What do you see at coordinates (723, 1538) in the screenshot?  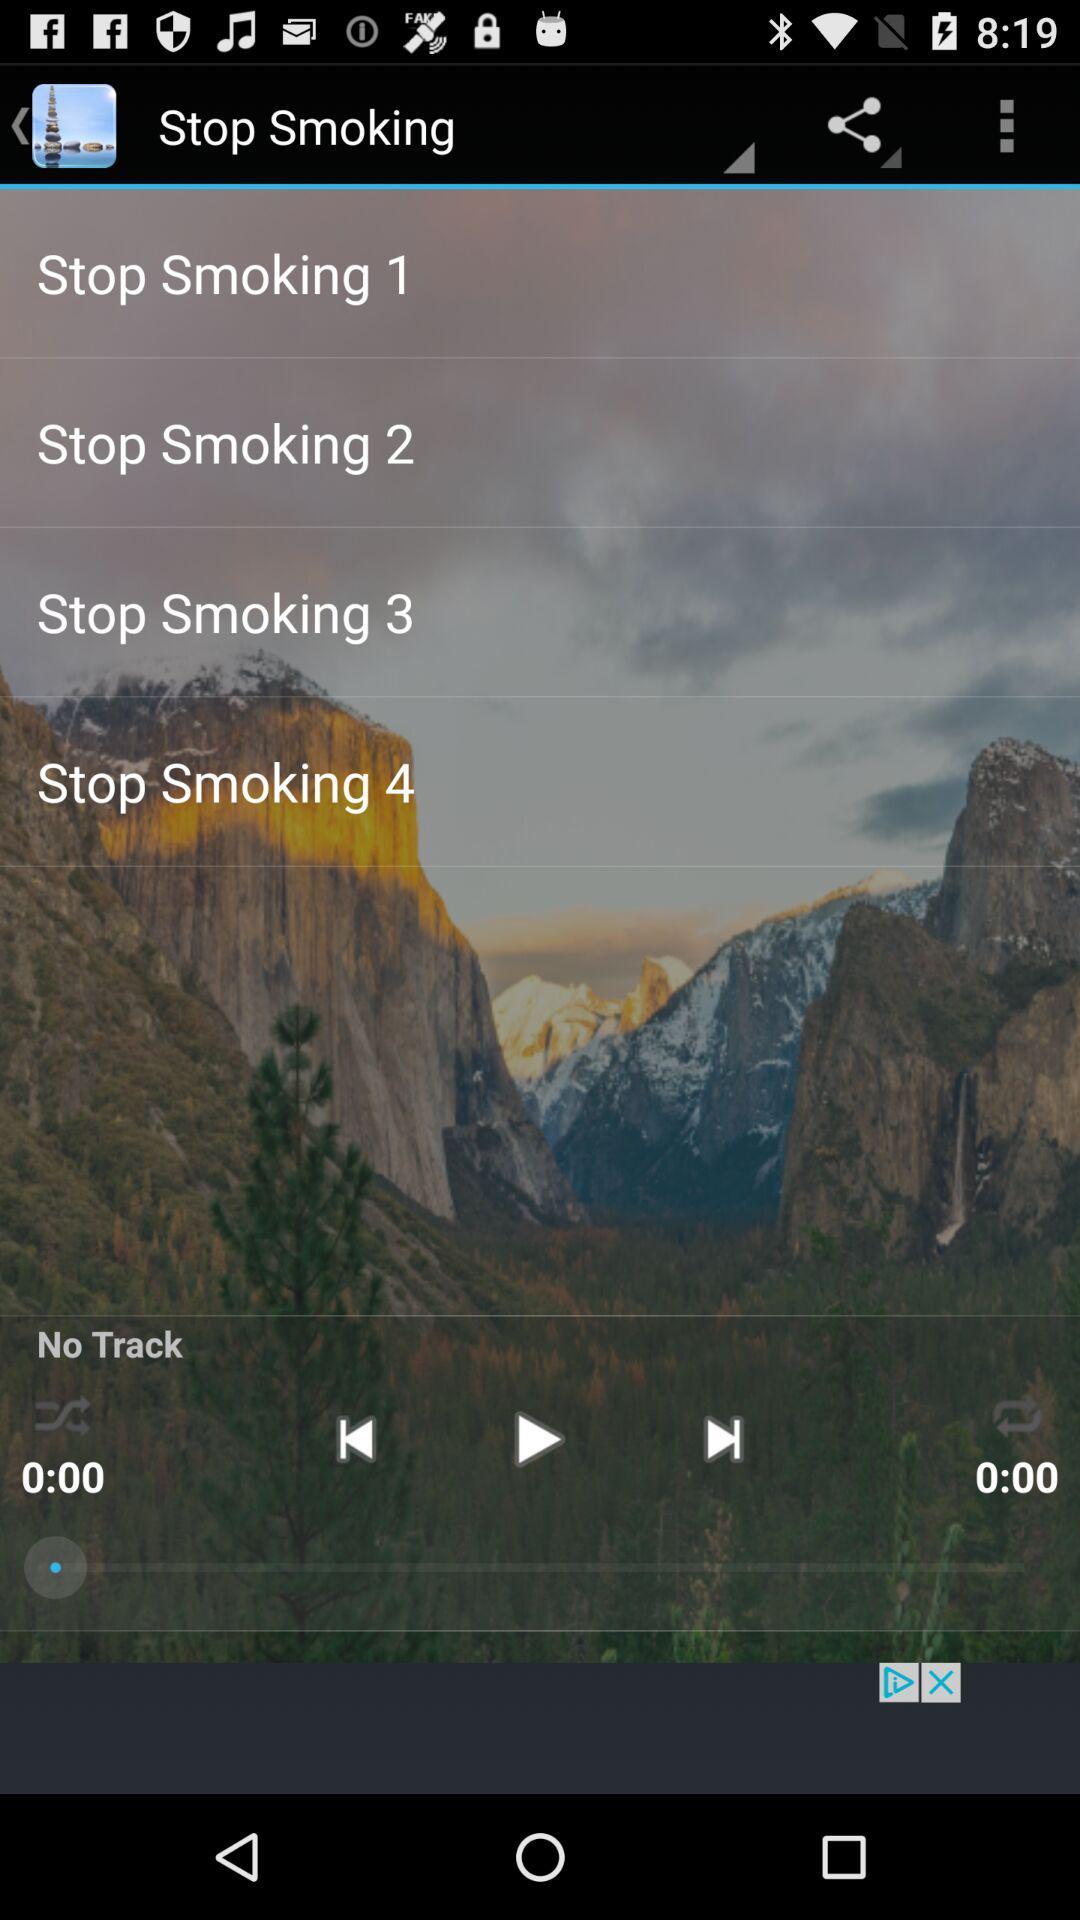 I see `the skip_next icon` at bounding box center [723, 1538].